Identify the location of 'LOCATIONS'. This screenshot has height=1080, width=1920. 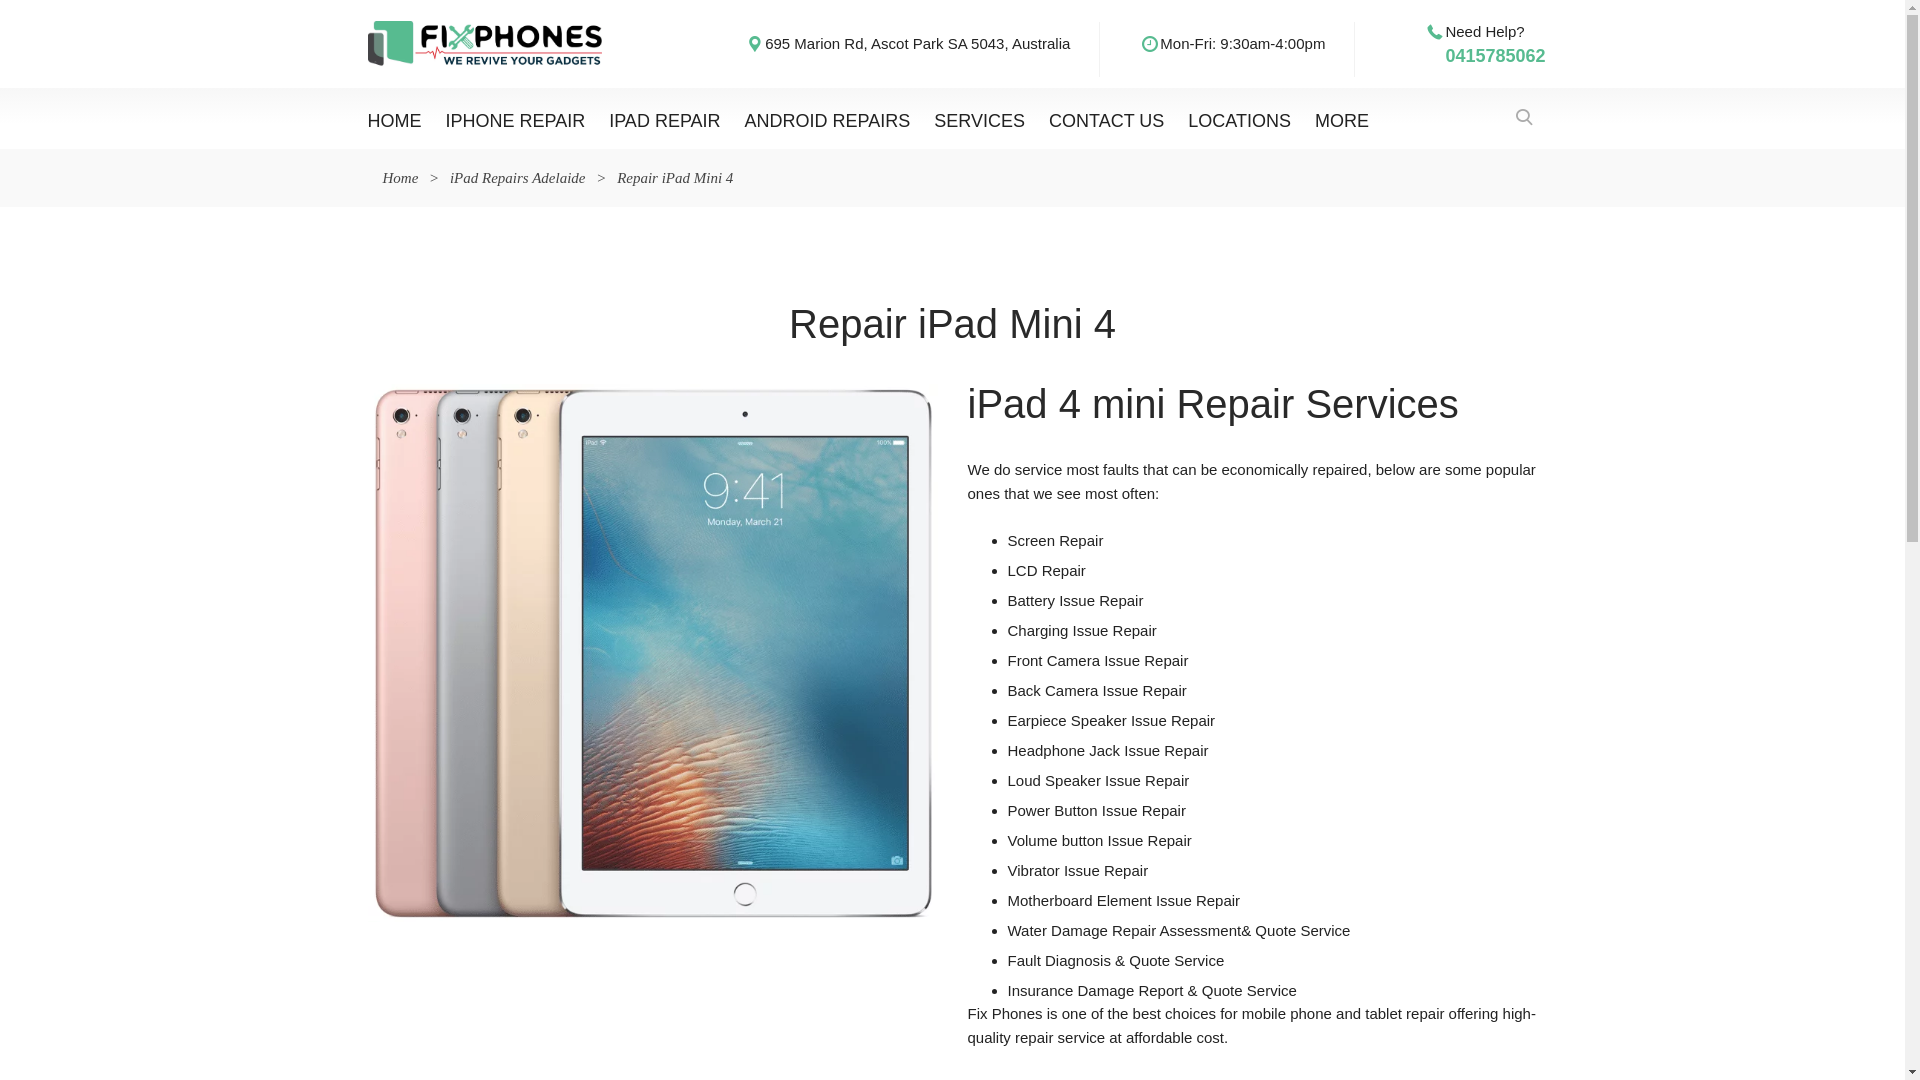
(1188, 118).